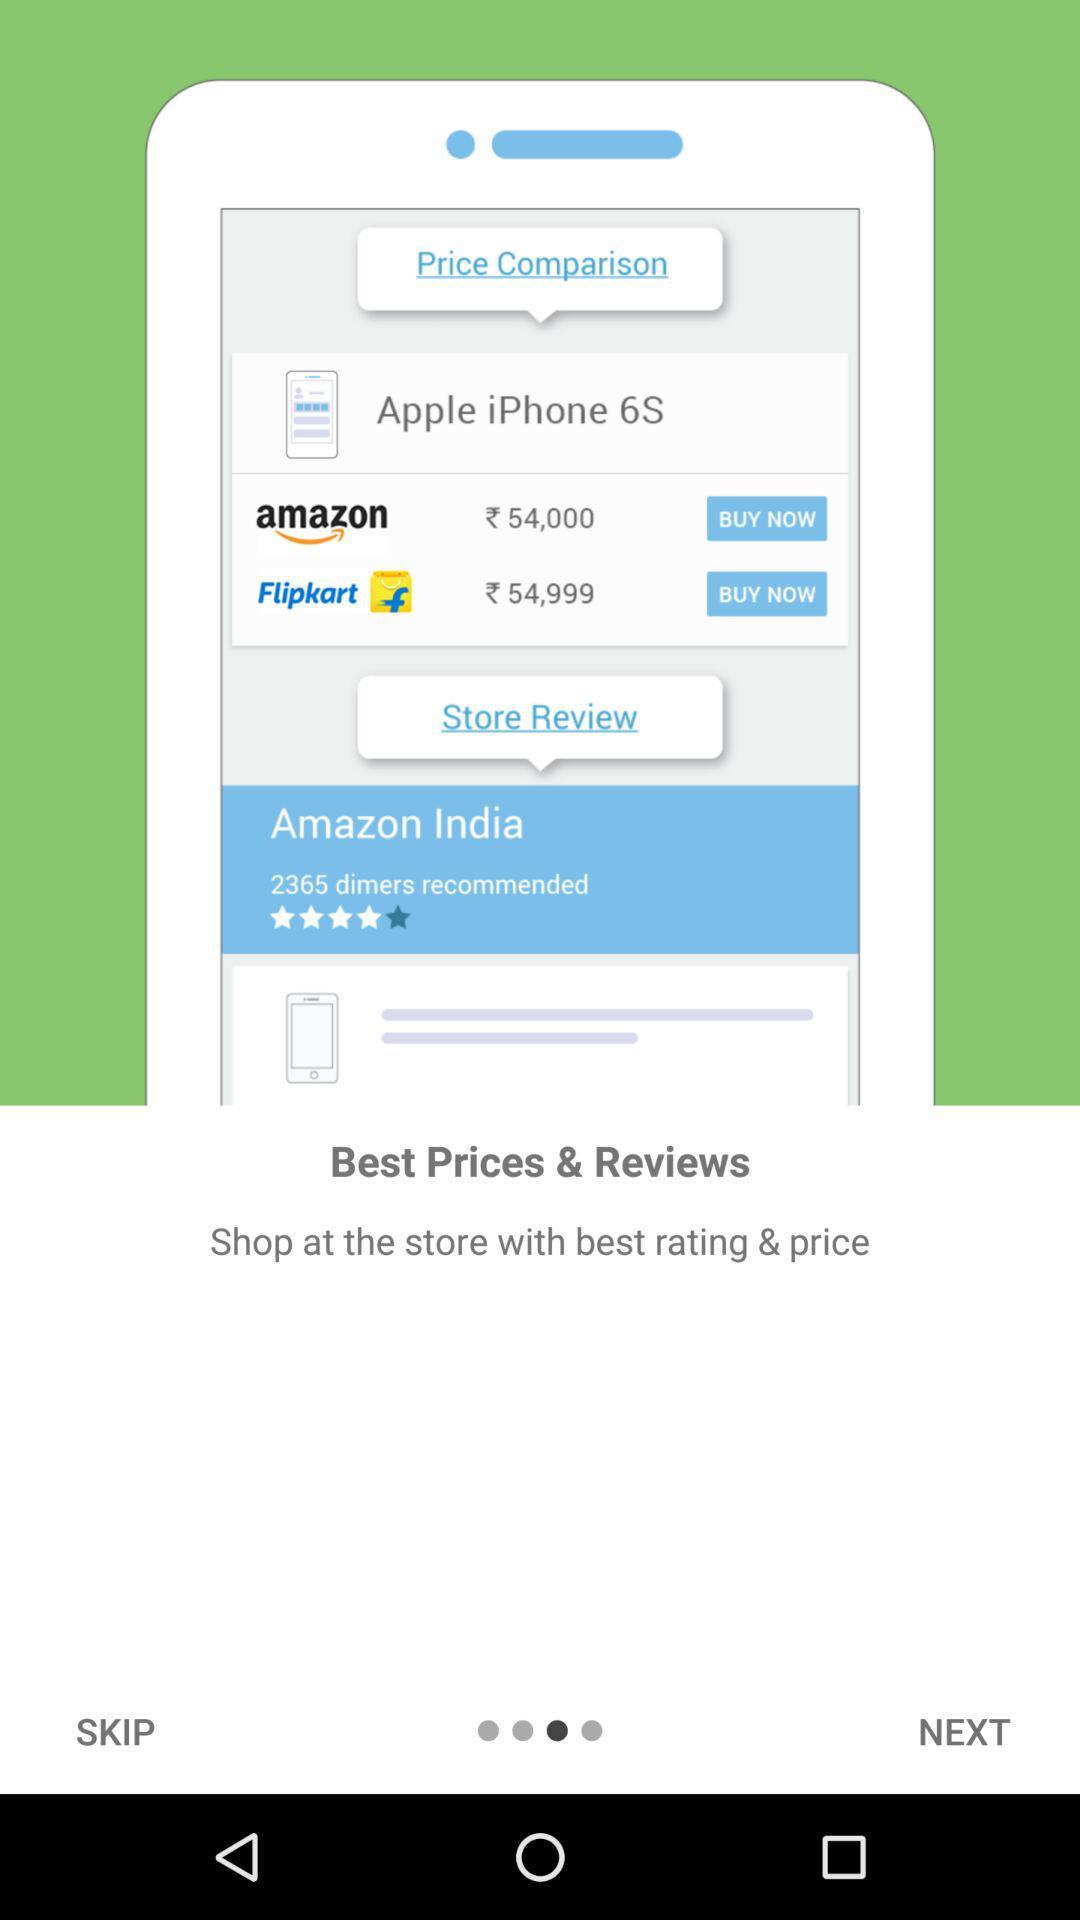  What do you see at coordinates (115, 1730) in the screenshot?
I see `the skip` at bounding box center [115, 1730].